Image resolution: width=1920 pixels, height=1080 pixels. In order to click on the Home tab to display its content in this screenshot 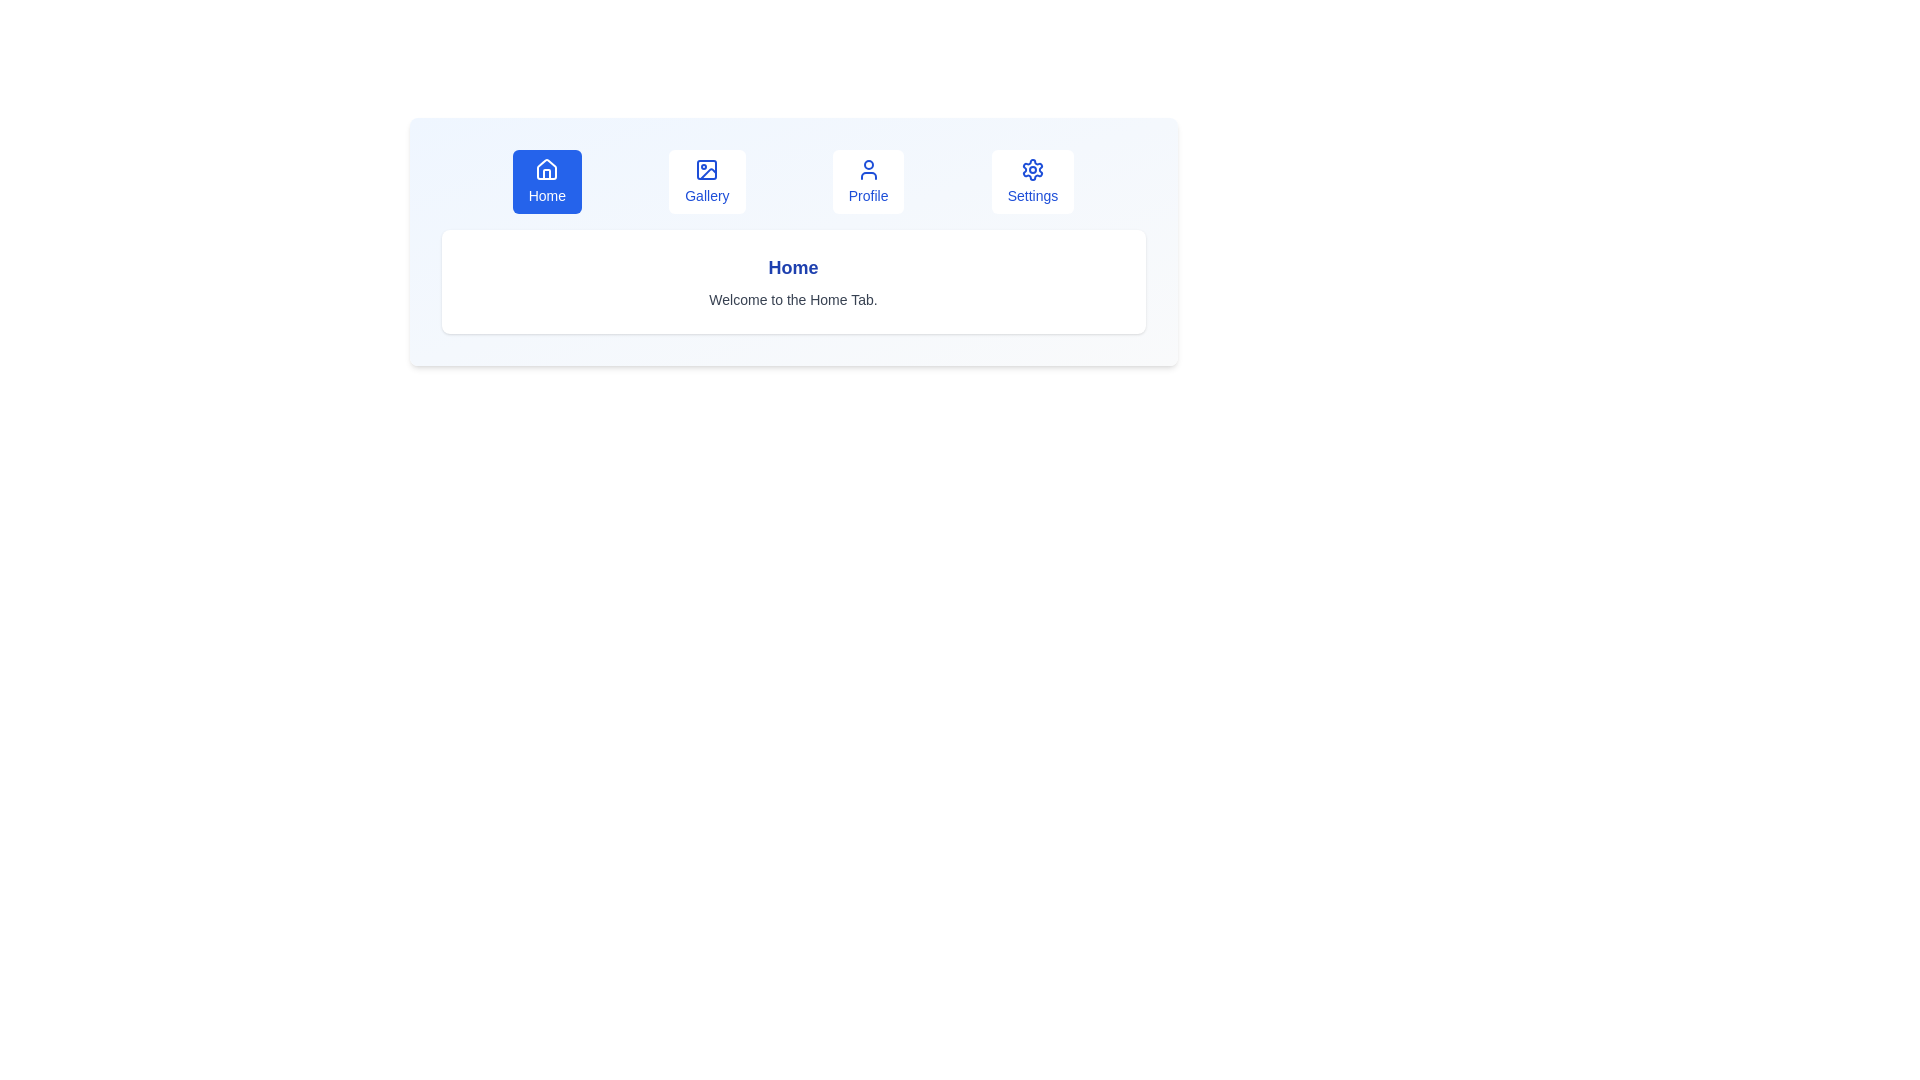, I will do `click(547, 181)`.